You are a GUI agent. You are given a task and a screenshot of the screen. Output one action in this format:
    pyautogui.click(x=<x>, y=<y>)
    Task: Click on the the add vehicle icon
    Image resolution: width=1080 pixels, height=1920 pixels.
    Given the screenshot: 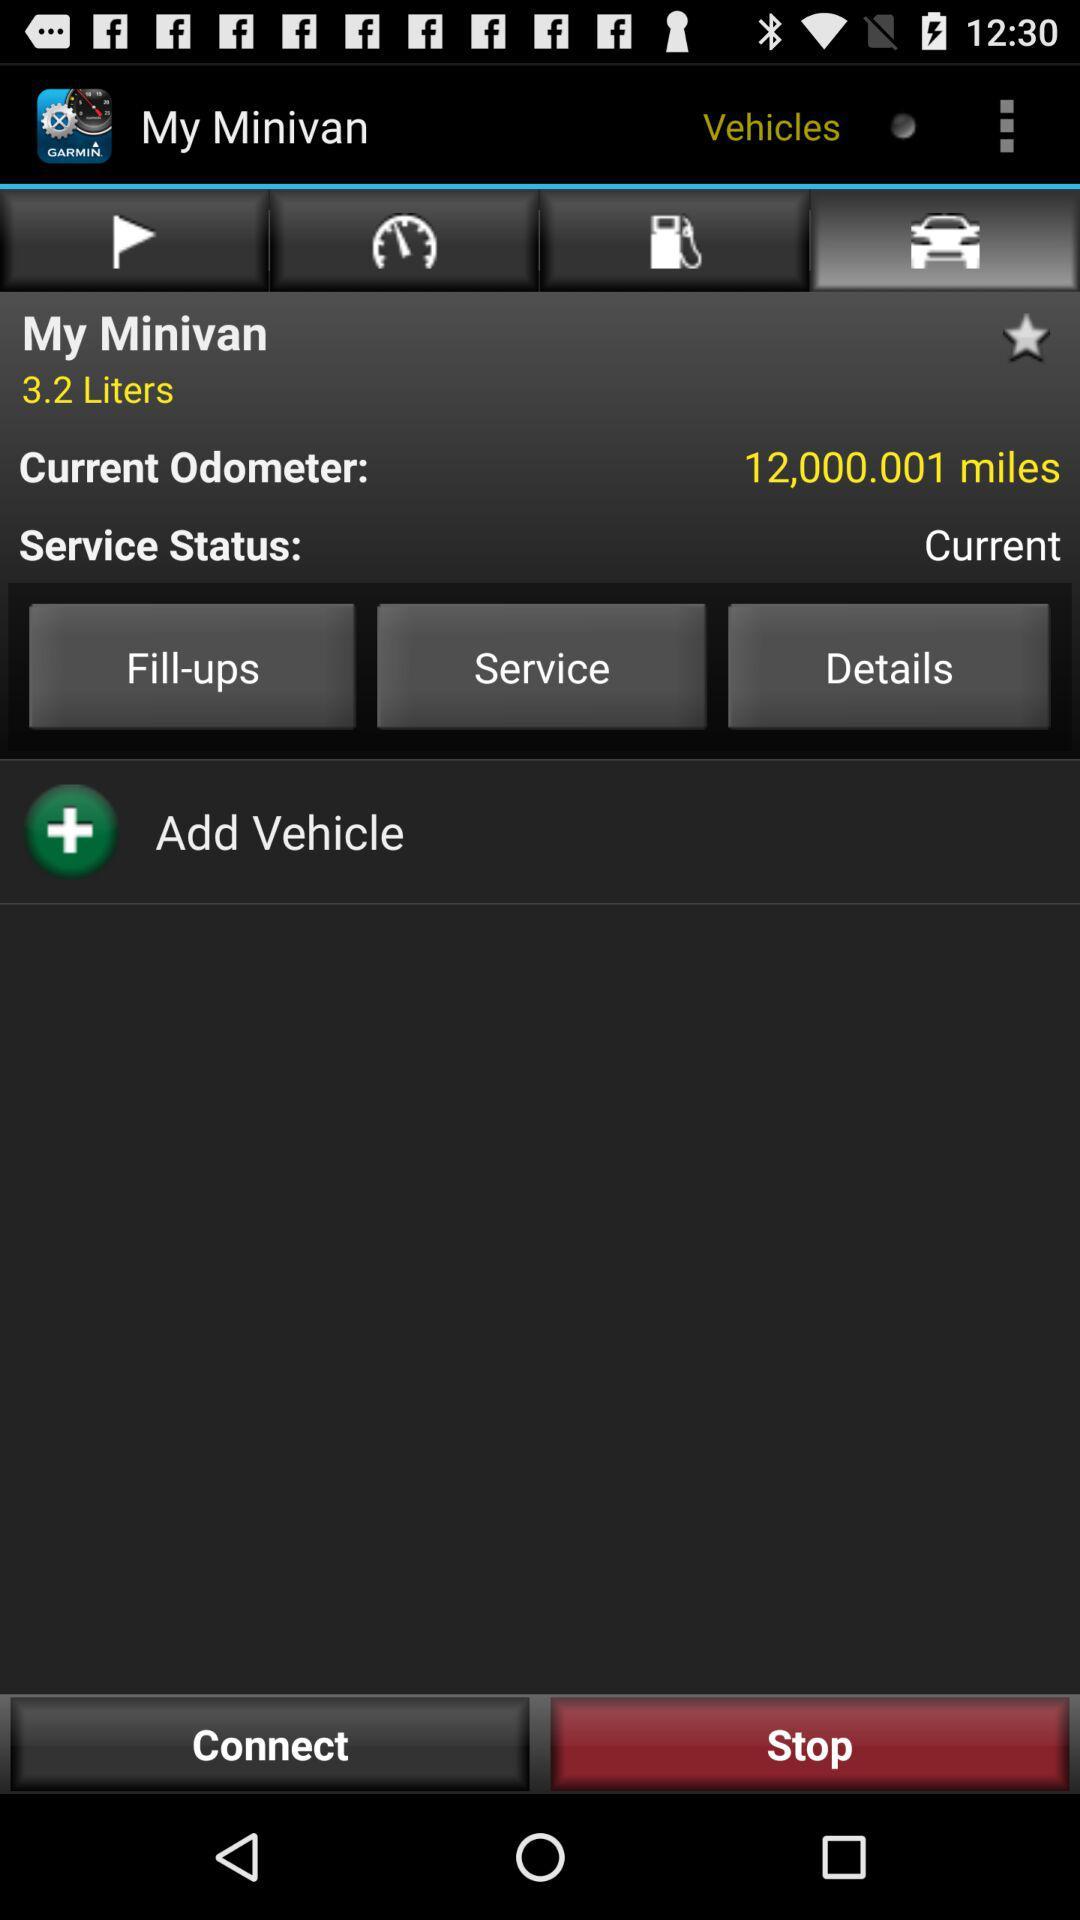 What is the action you would take?
    pyautogui.click(x=279, y=831)
    